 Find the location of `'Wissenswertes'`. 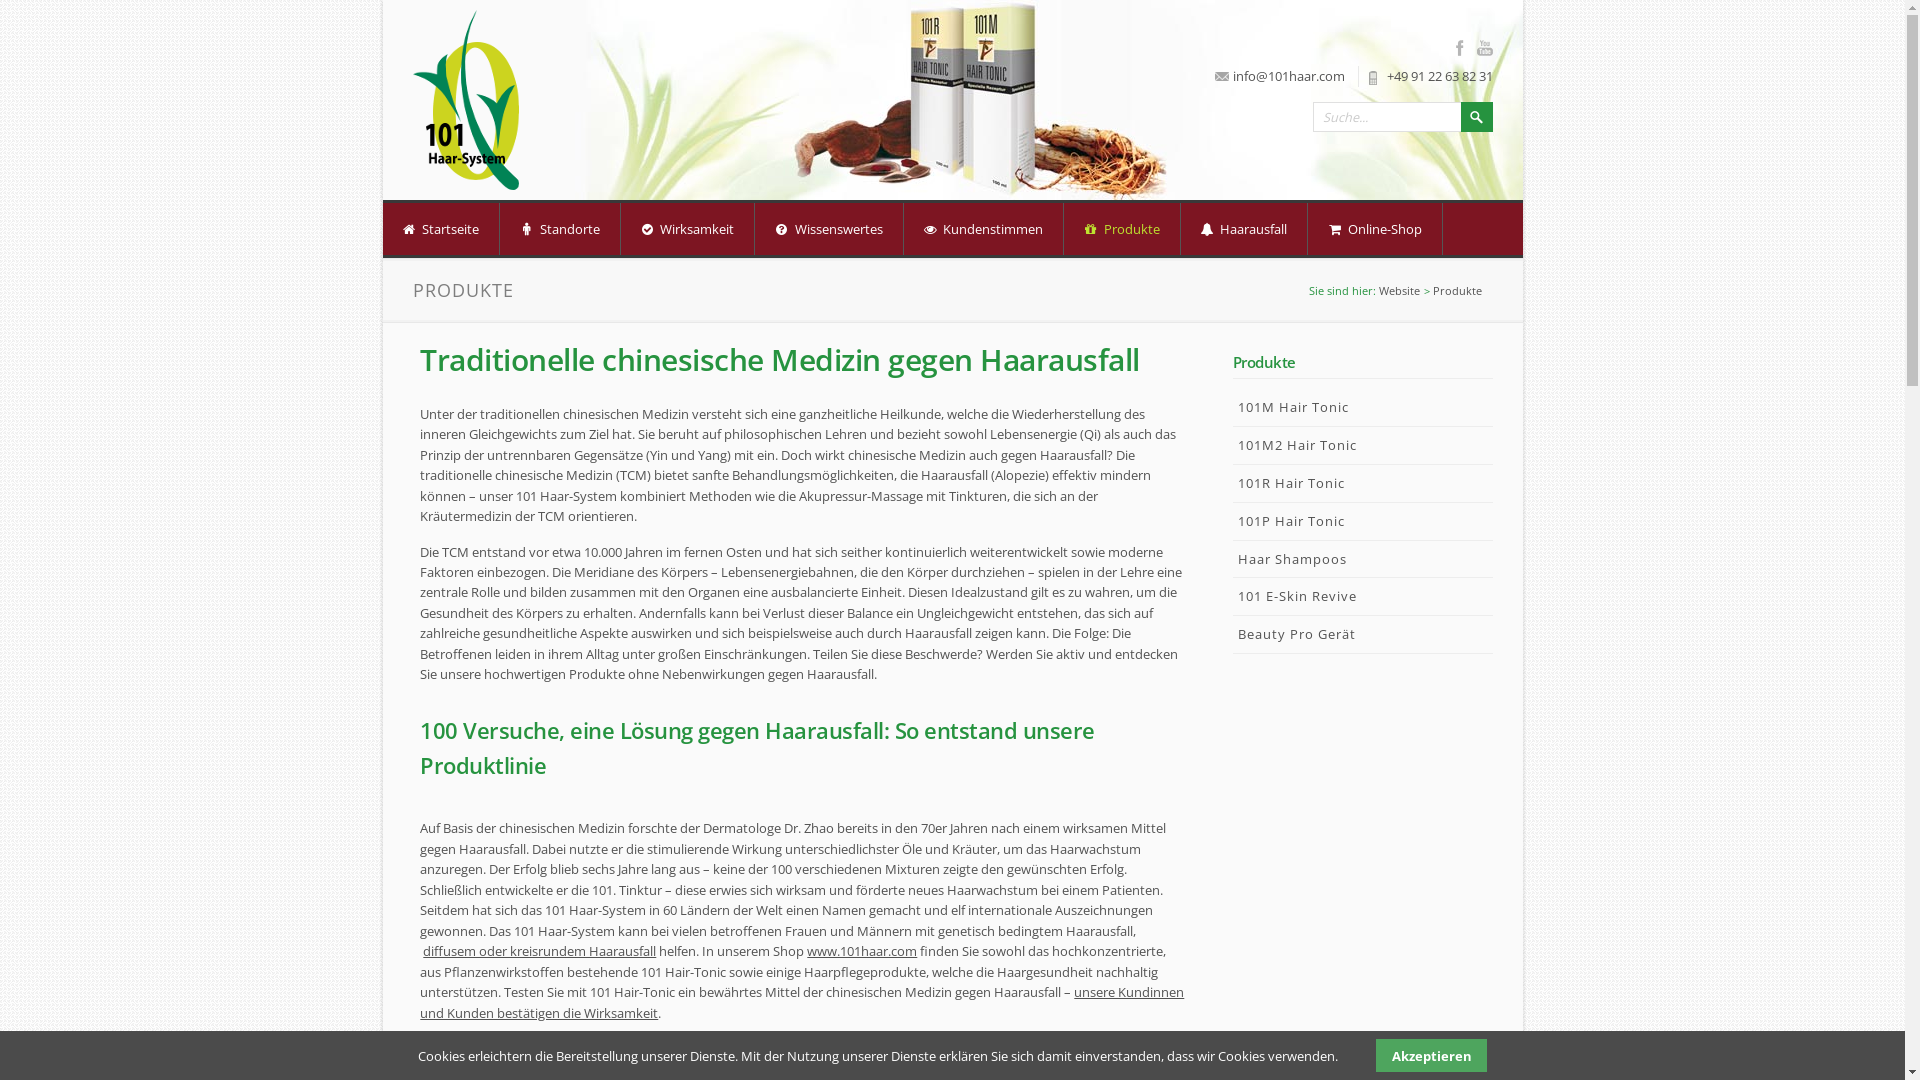

'Wissenswertes' is located at coordinates (753, 227).